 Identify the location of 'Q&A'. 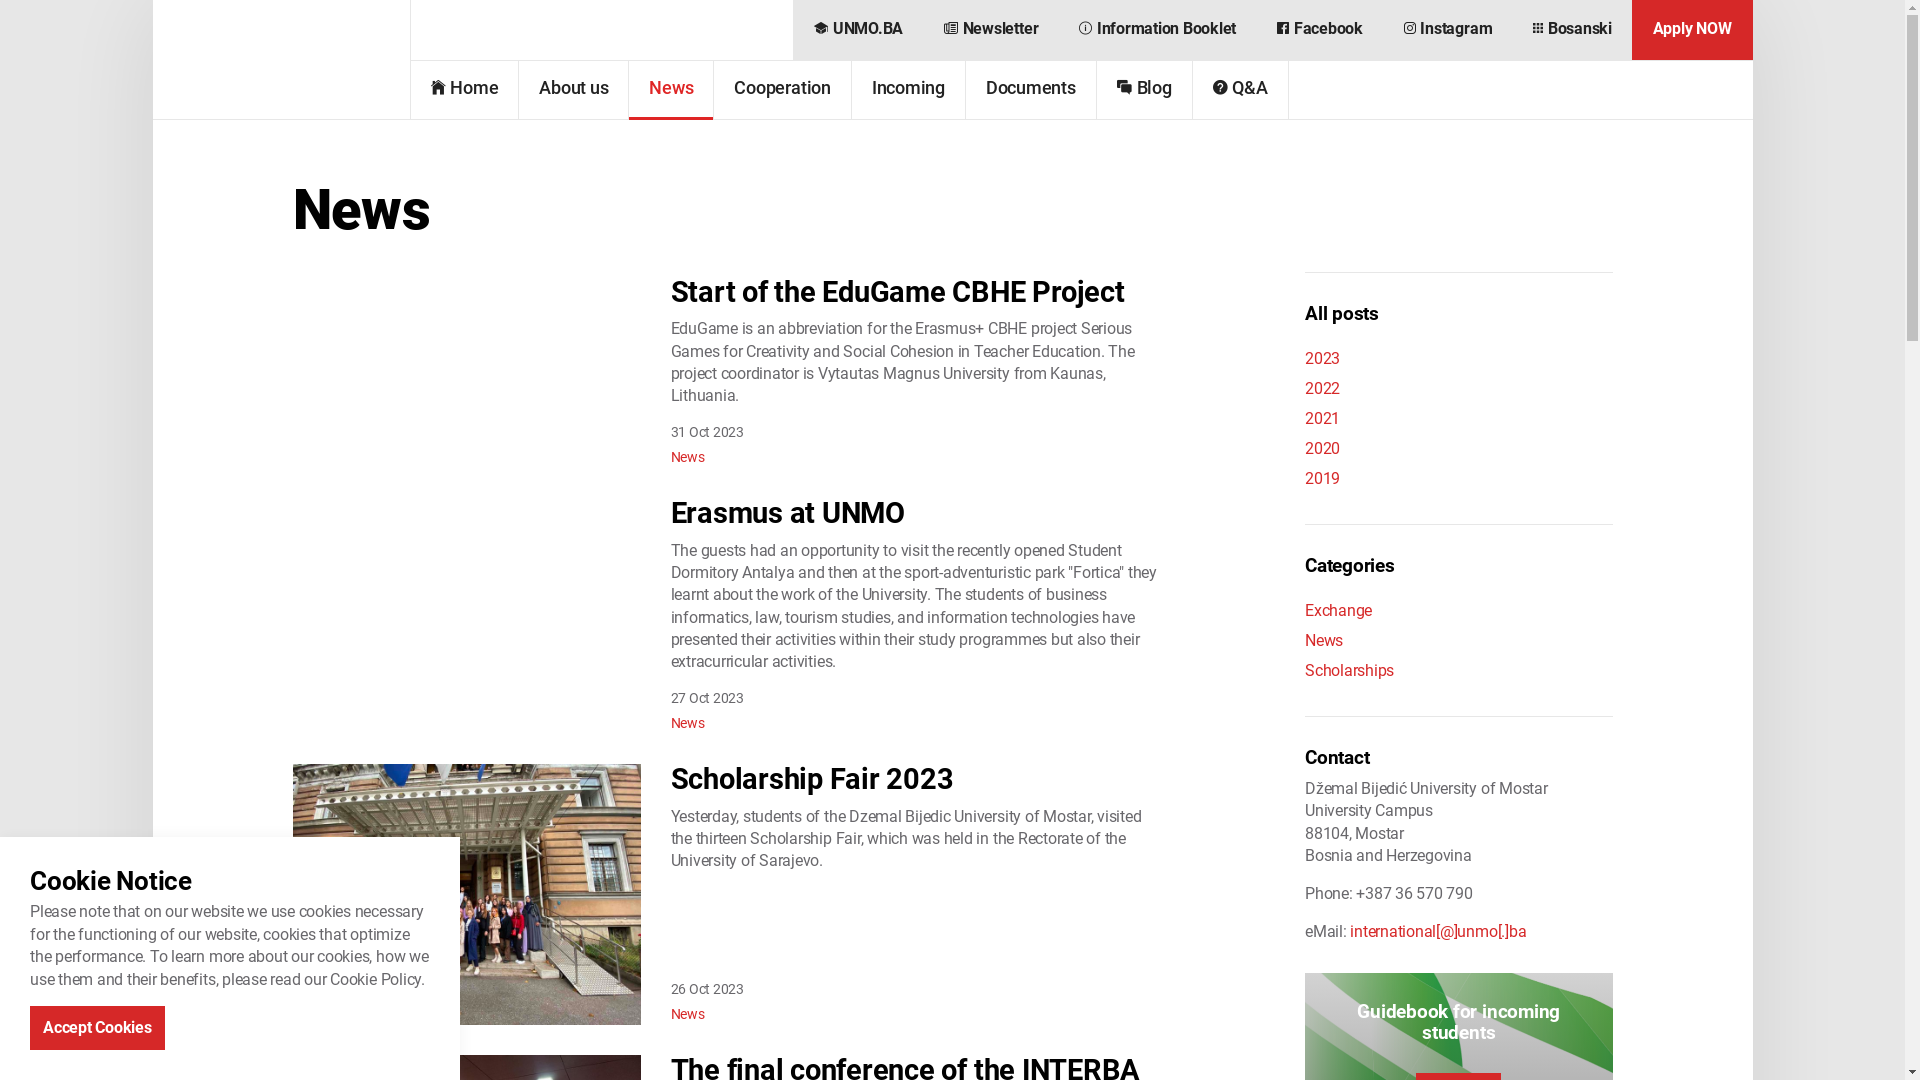
(1239, 88).